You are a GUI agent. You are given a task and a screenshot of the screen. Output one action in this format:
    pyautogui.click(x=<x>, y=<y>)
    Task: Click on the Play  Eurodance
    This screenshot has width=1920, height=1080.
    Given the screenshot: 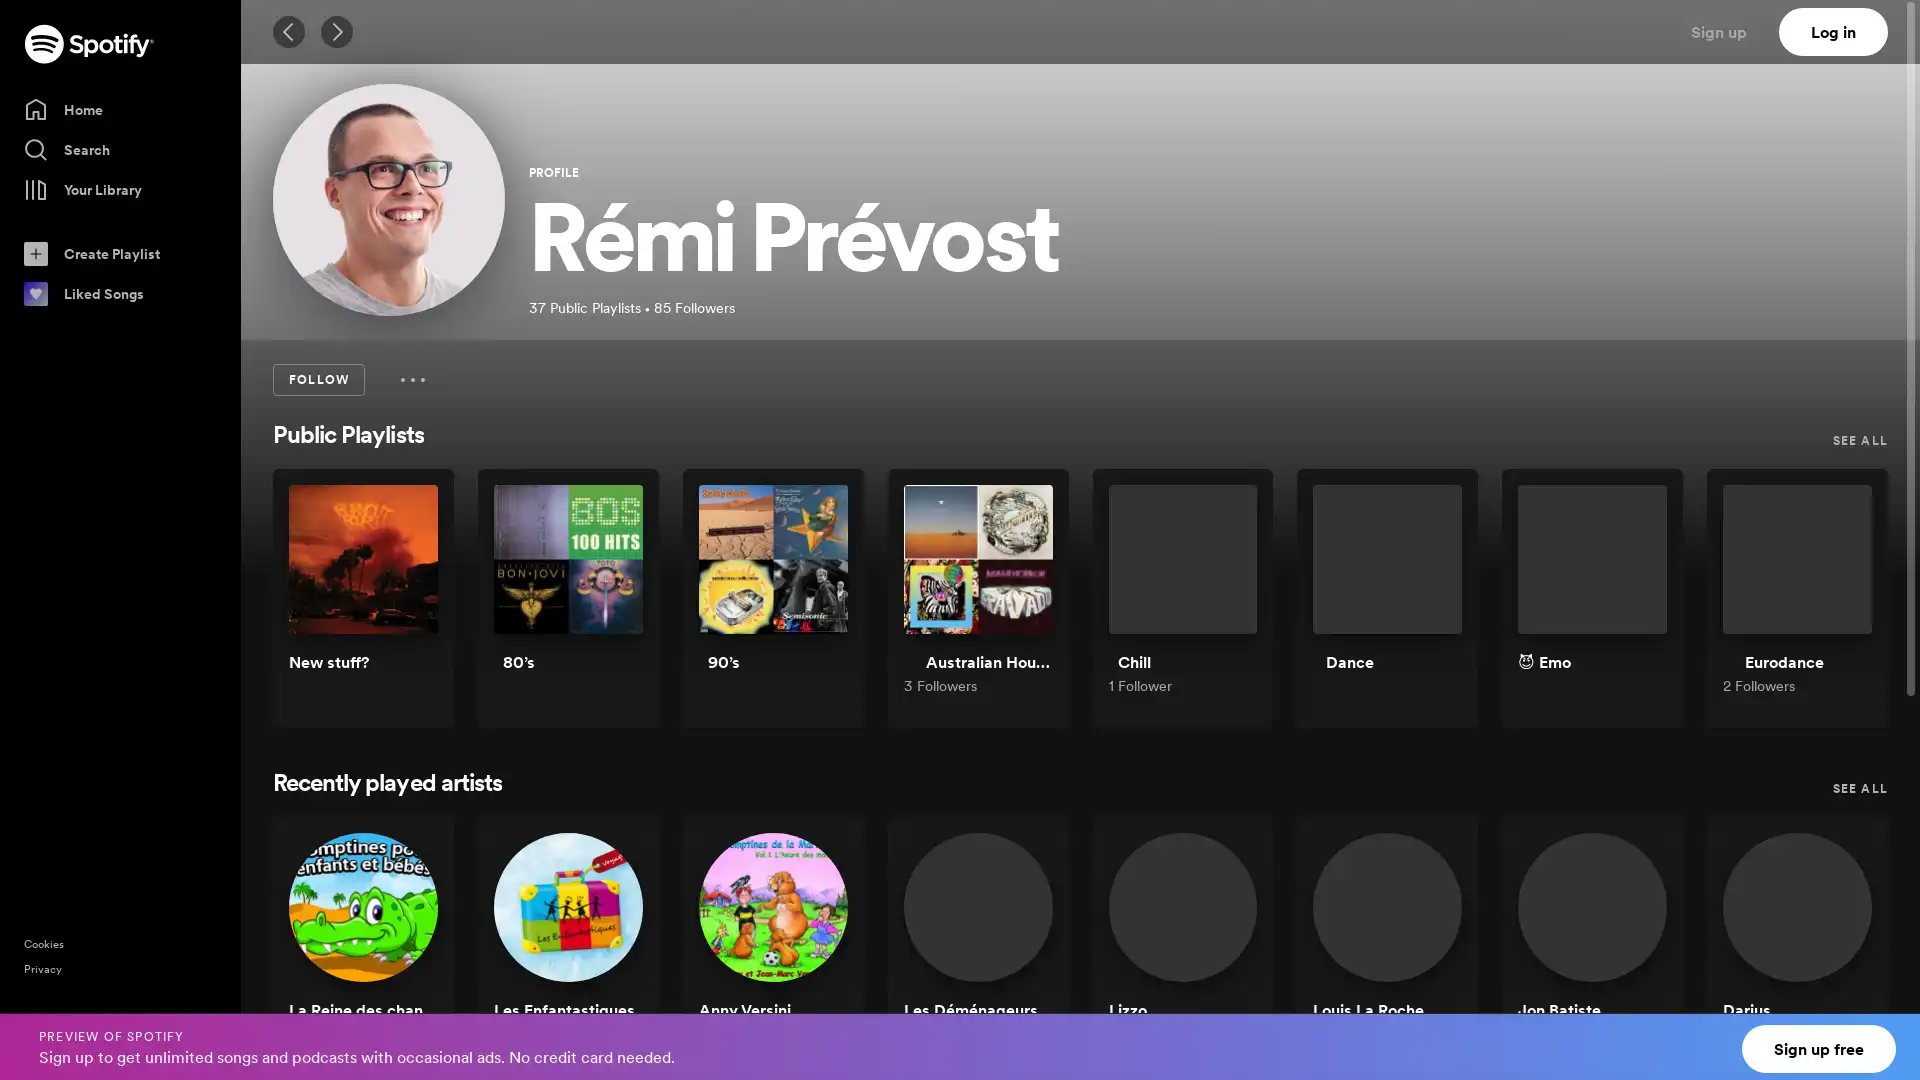 What is the action you would take?
    pyautogui.click(x=1839, y=608)
    